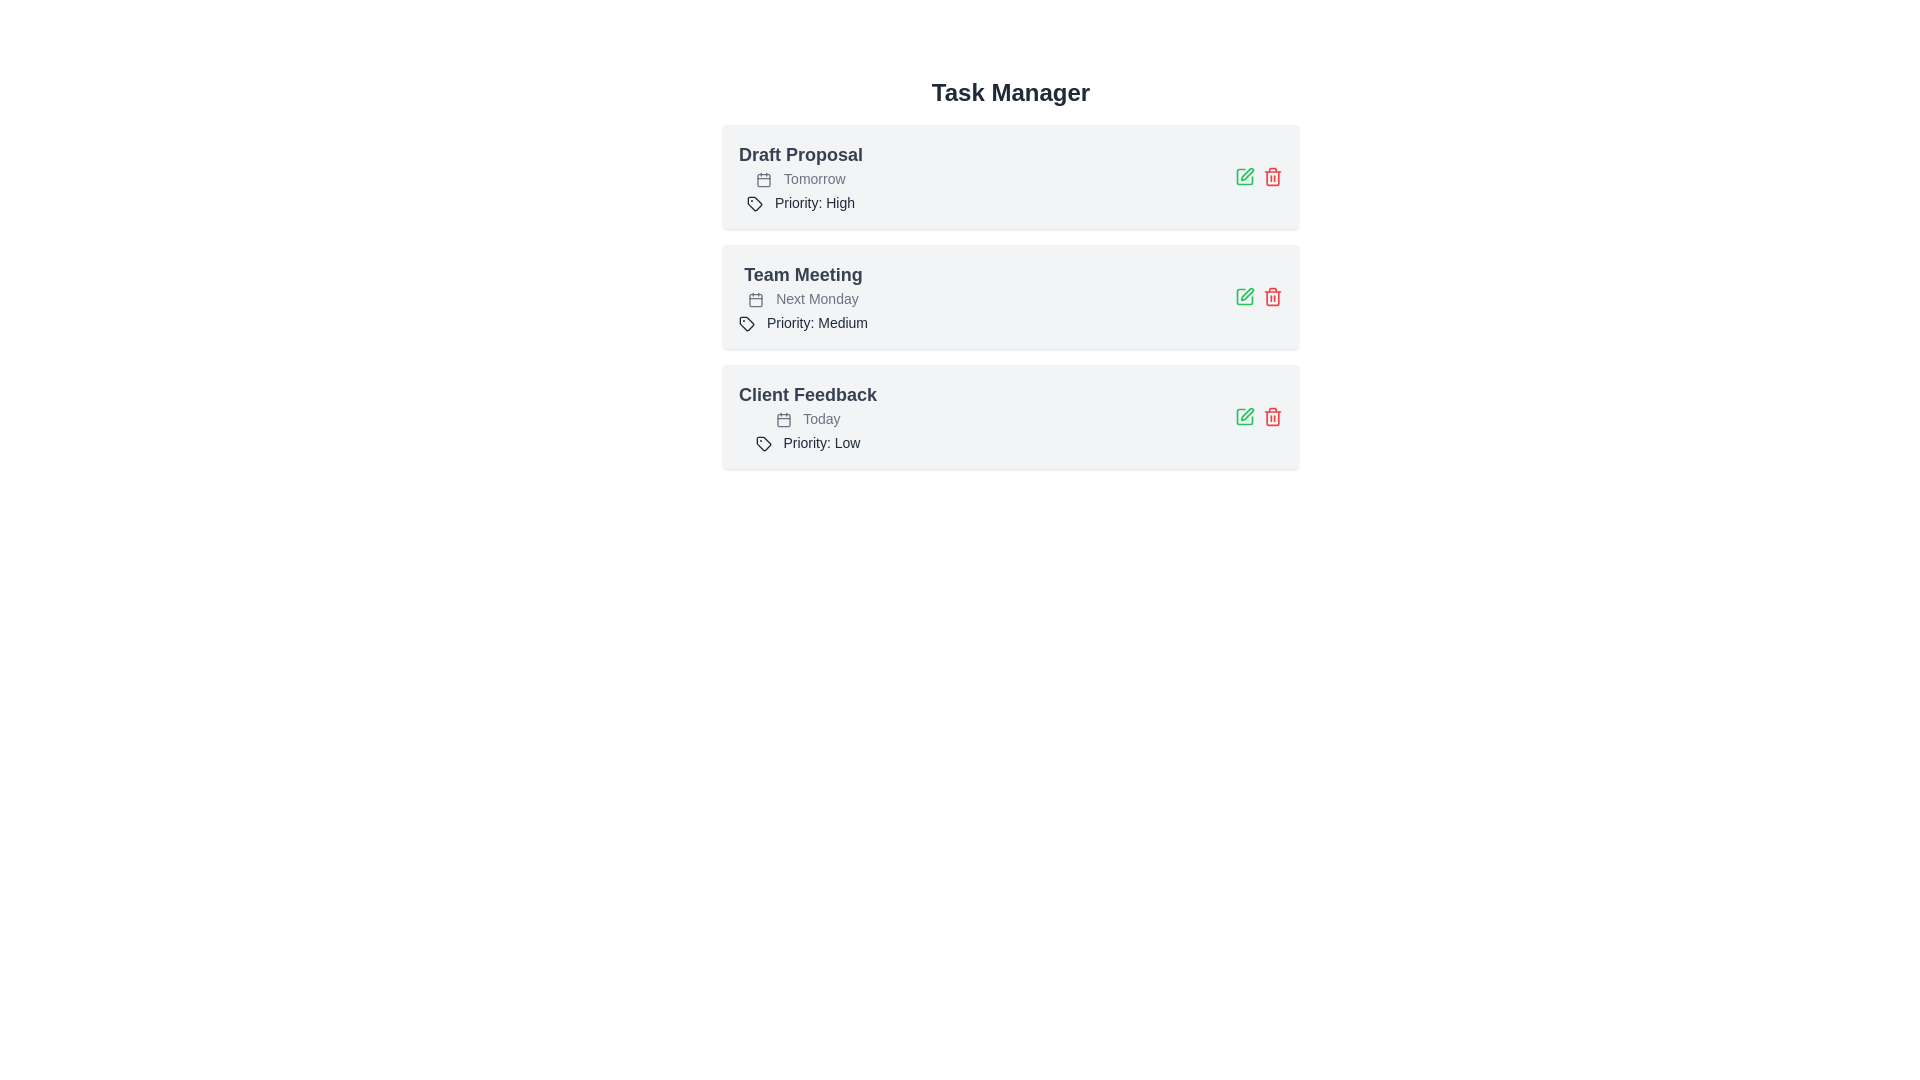  I want to click on rectangular icon representing a scheduled task date within the third task item of the calendar icon labeled 'Today', so click(782, 419).